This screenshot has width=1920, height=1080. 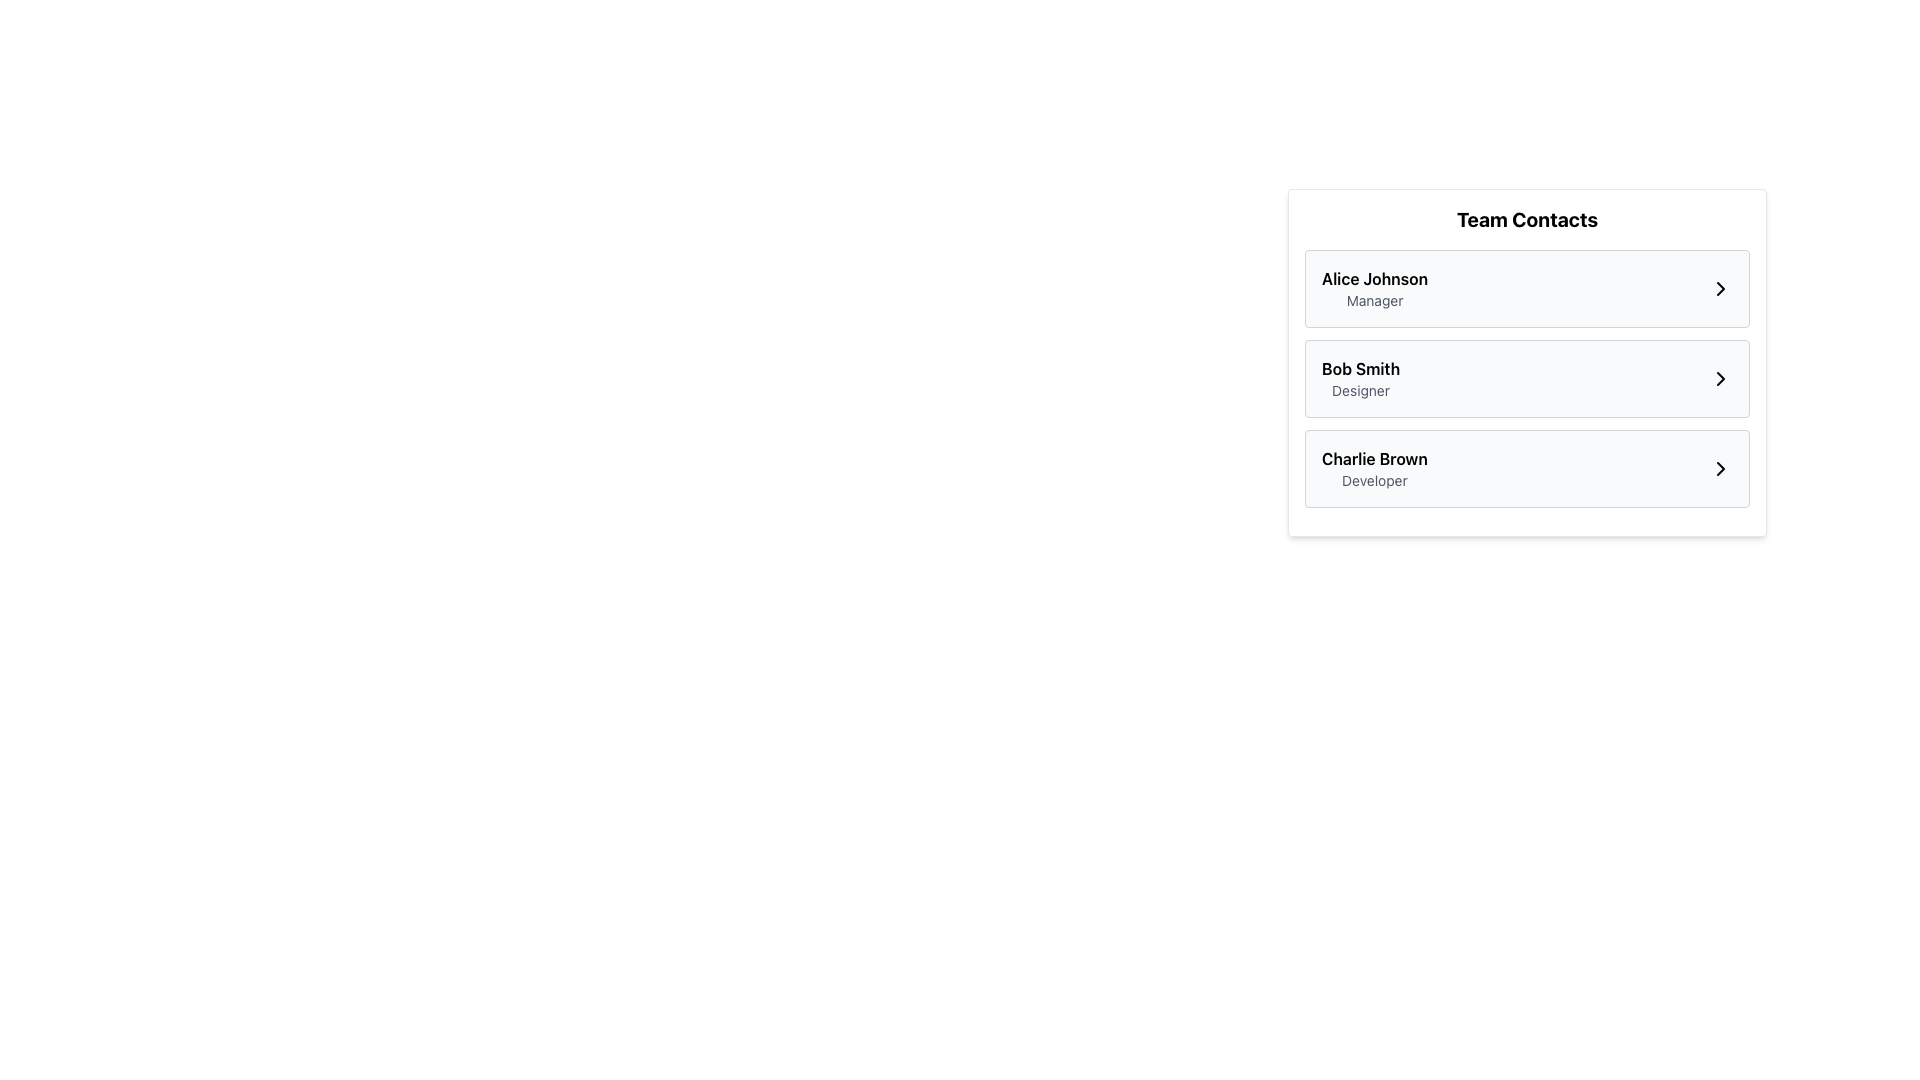 What do you see at coordinates (1373, 459) in the screenshot?
I see `the bold text element displaying the name 'Charlie Brown', which is positioned as the title of a contact card entry in the third row of contact cards` at bounding box center [1373, 459].